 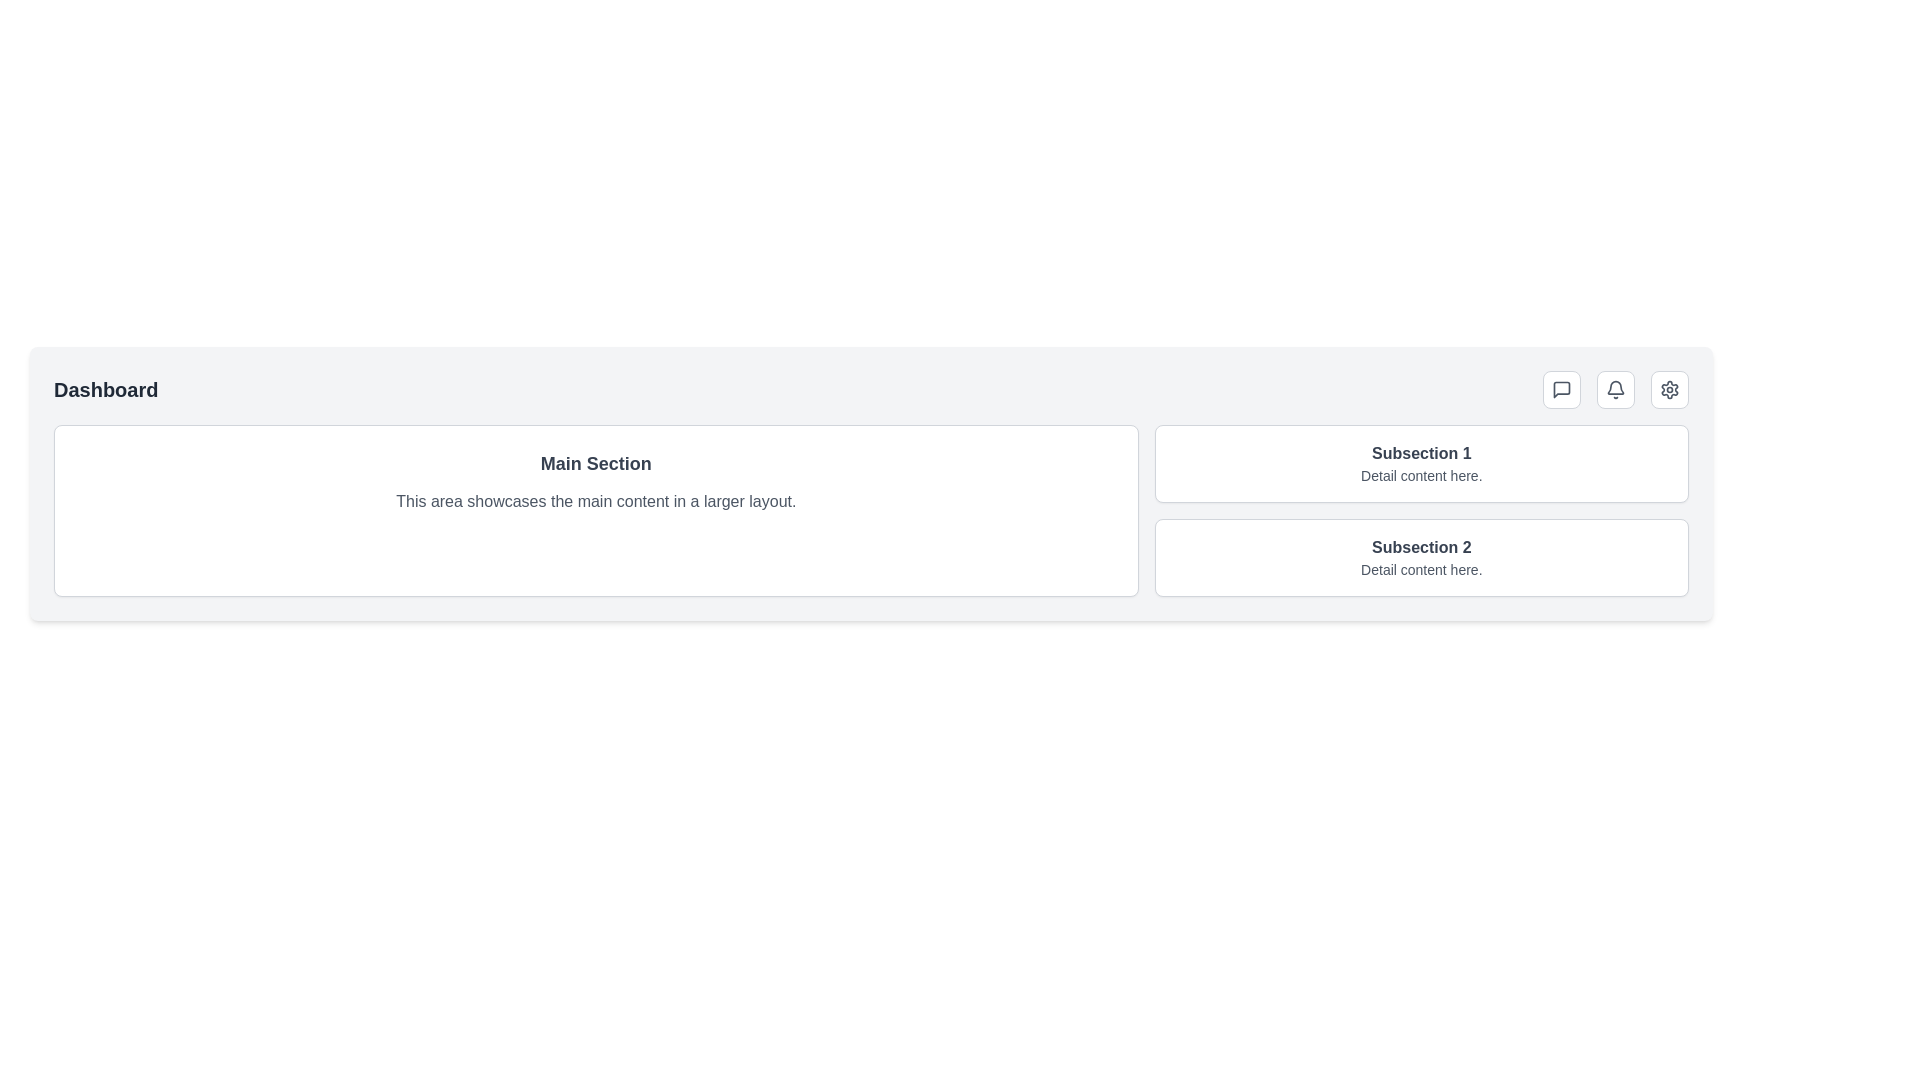 What do you see at coordinates (1560, 389) in the screenshot?
I see `the clickable button styled as a rounded square with a white background and a speech bubble icon` at bounding box center [1560, 389].